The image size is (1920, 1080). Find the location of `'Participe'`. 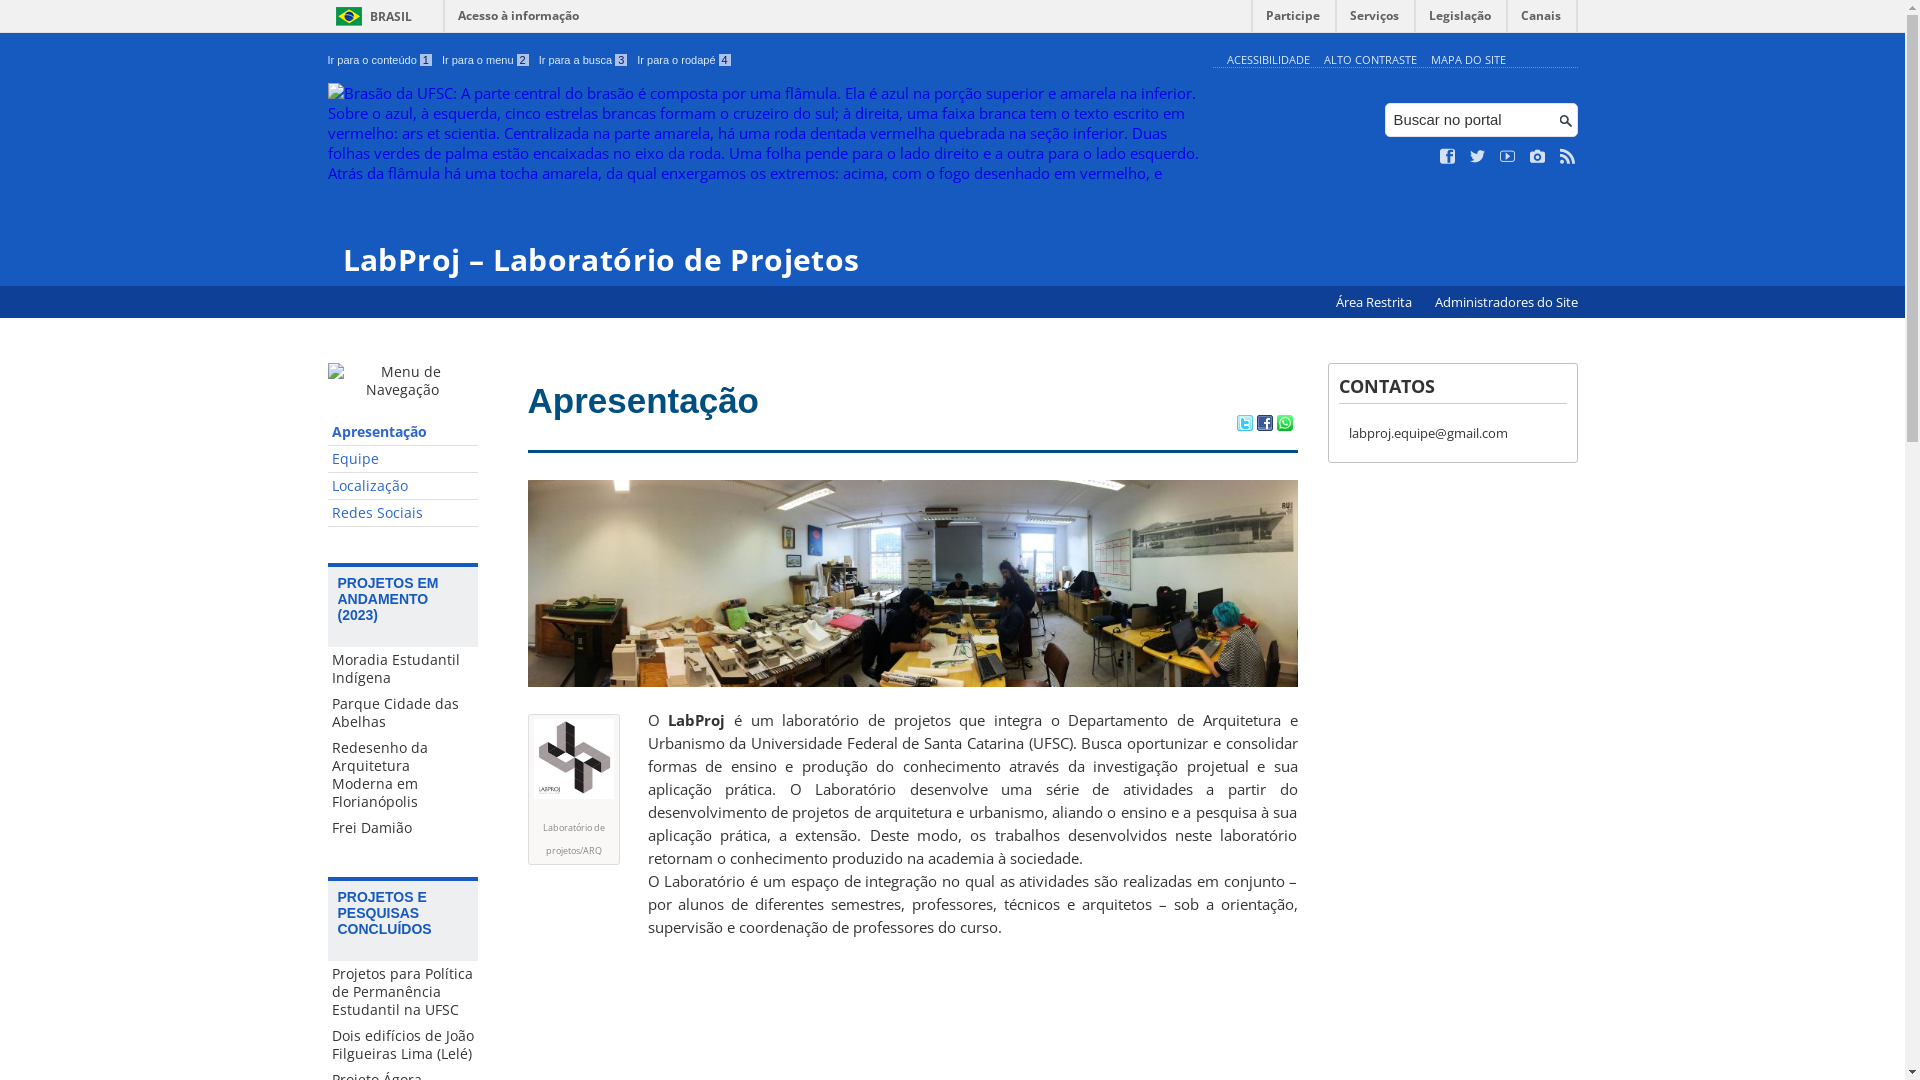

'Participe' is located at coordinates (1292, 20).